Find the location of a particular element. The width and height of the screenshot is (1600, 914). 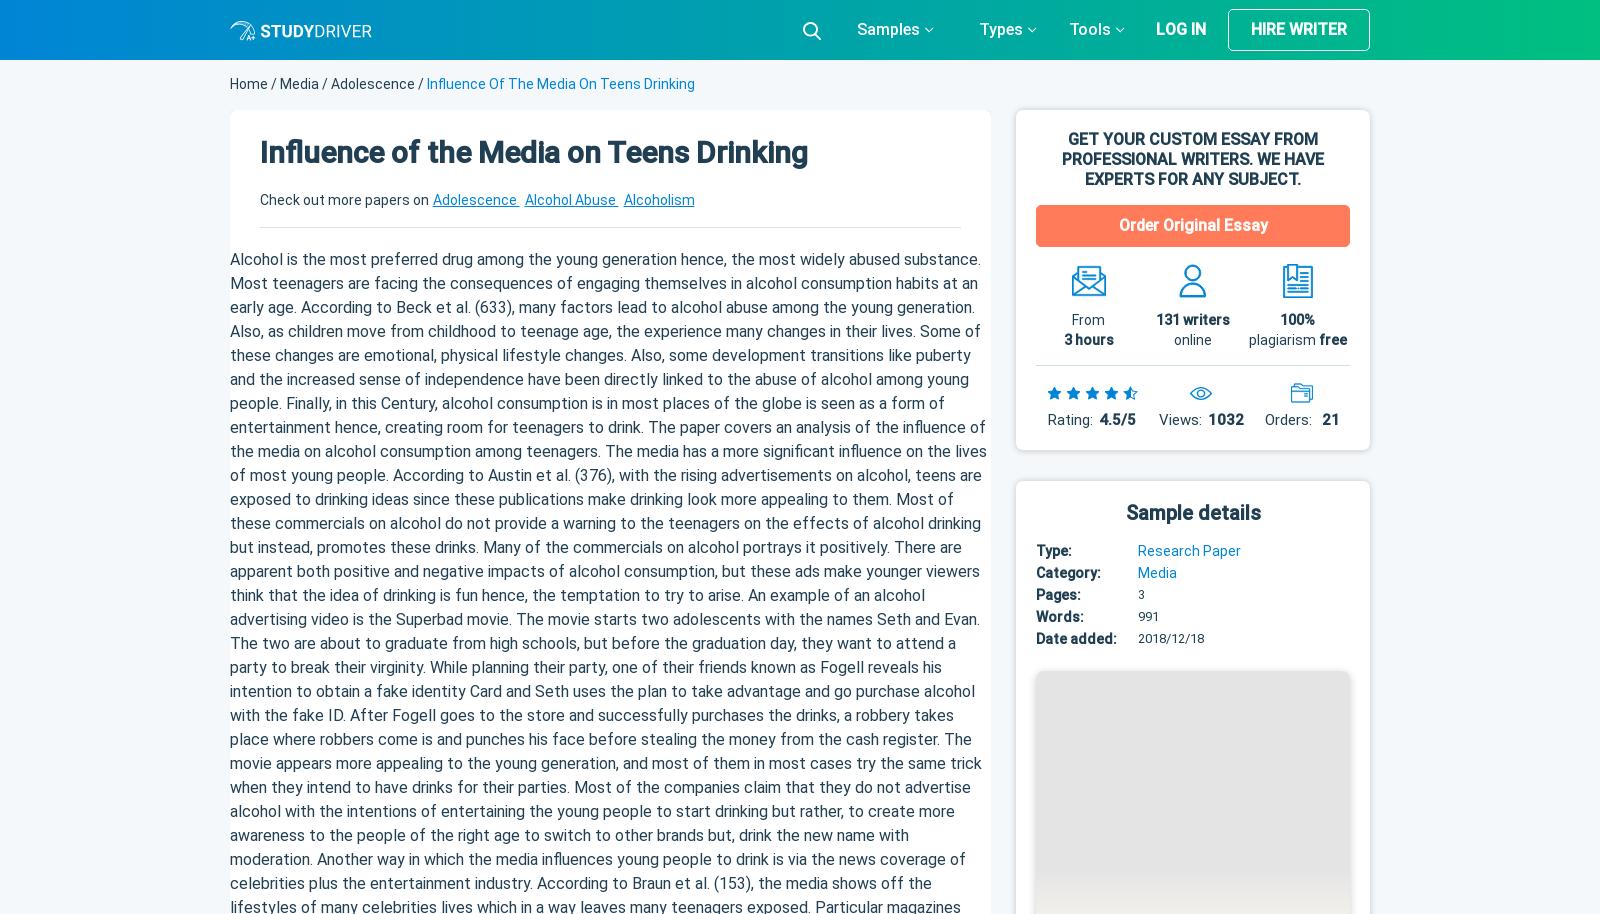

'3' is located at coordinates (1141, 593).